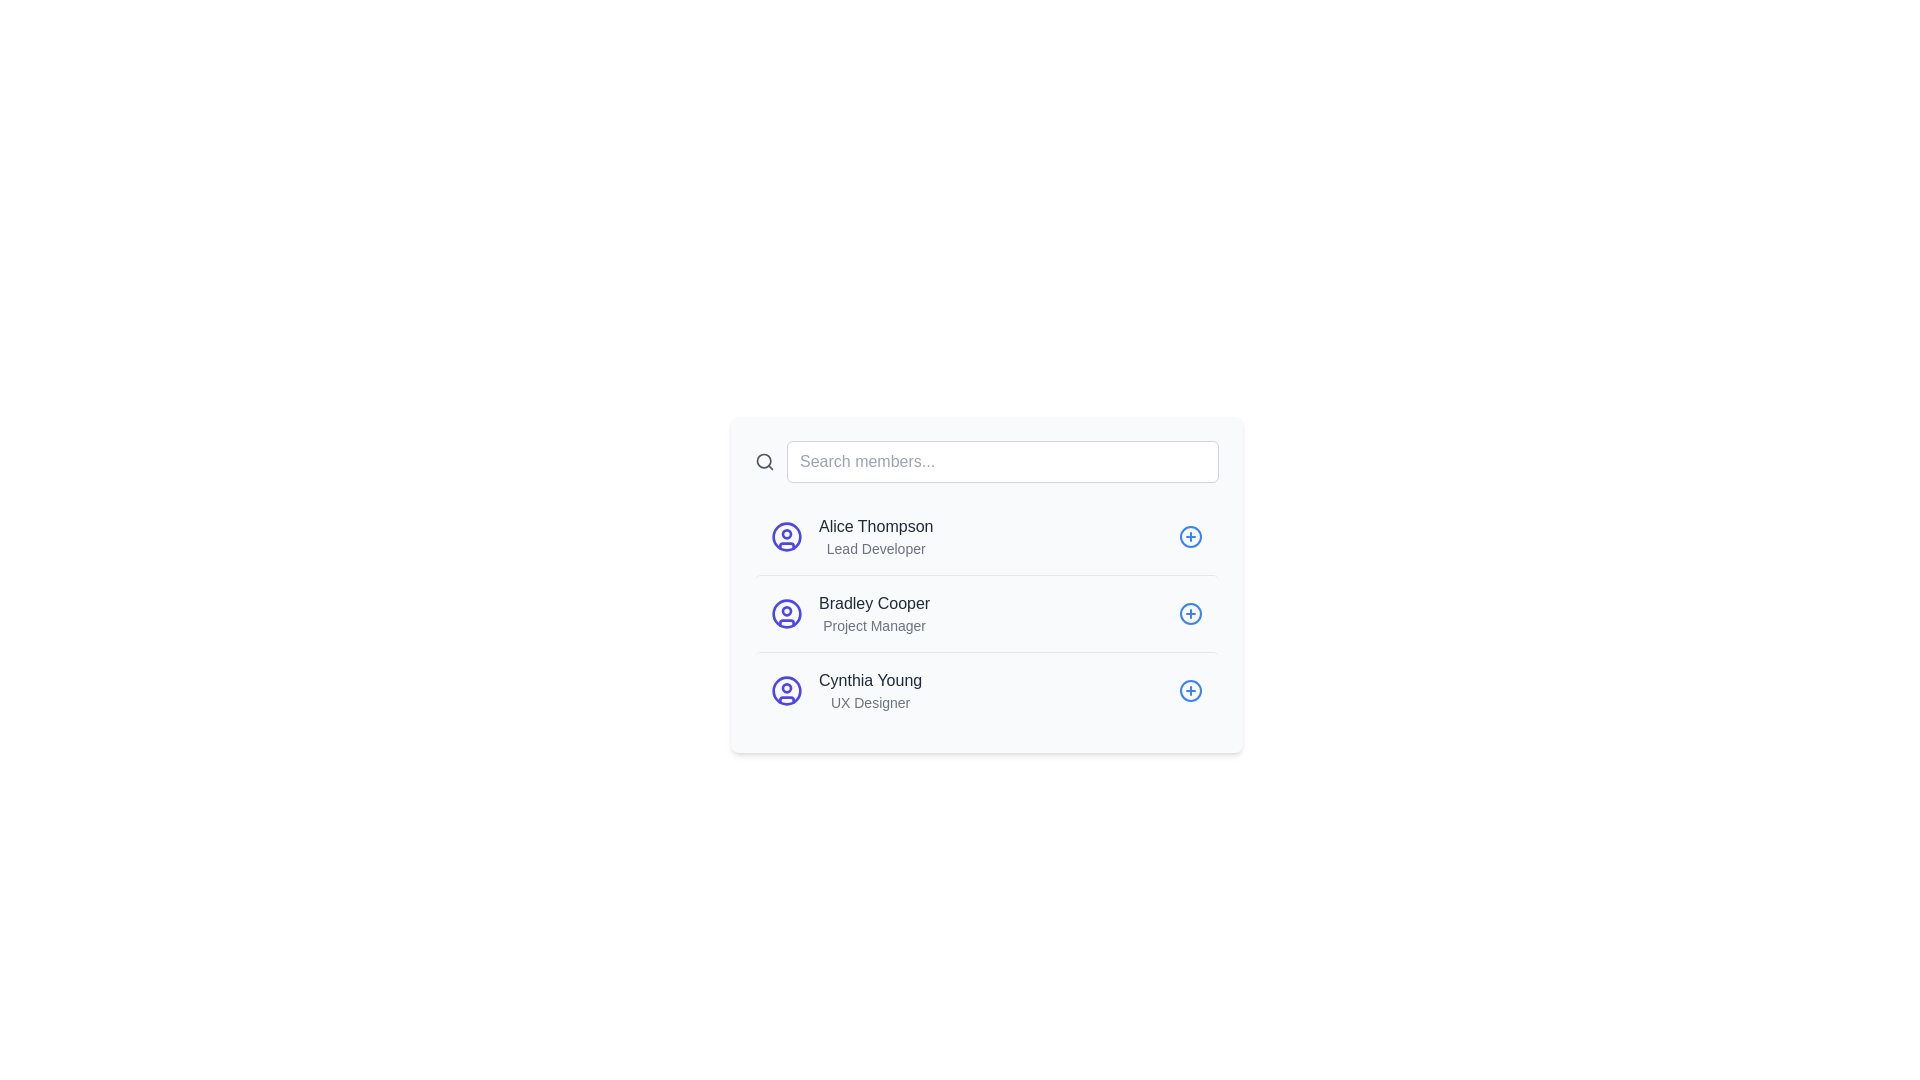 This screenshot has height=1080, width=1920. Describe the element at coordinates (786, 535) in the screenshot. I see `the Avatar icon representing user 'Alice Thompson', which is the first item` at that location.